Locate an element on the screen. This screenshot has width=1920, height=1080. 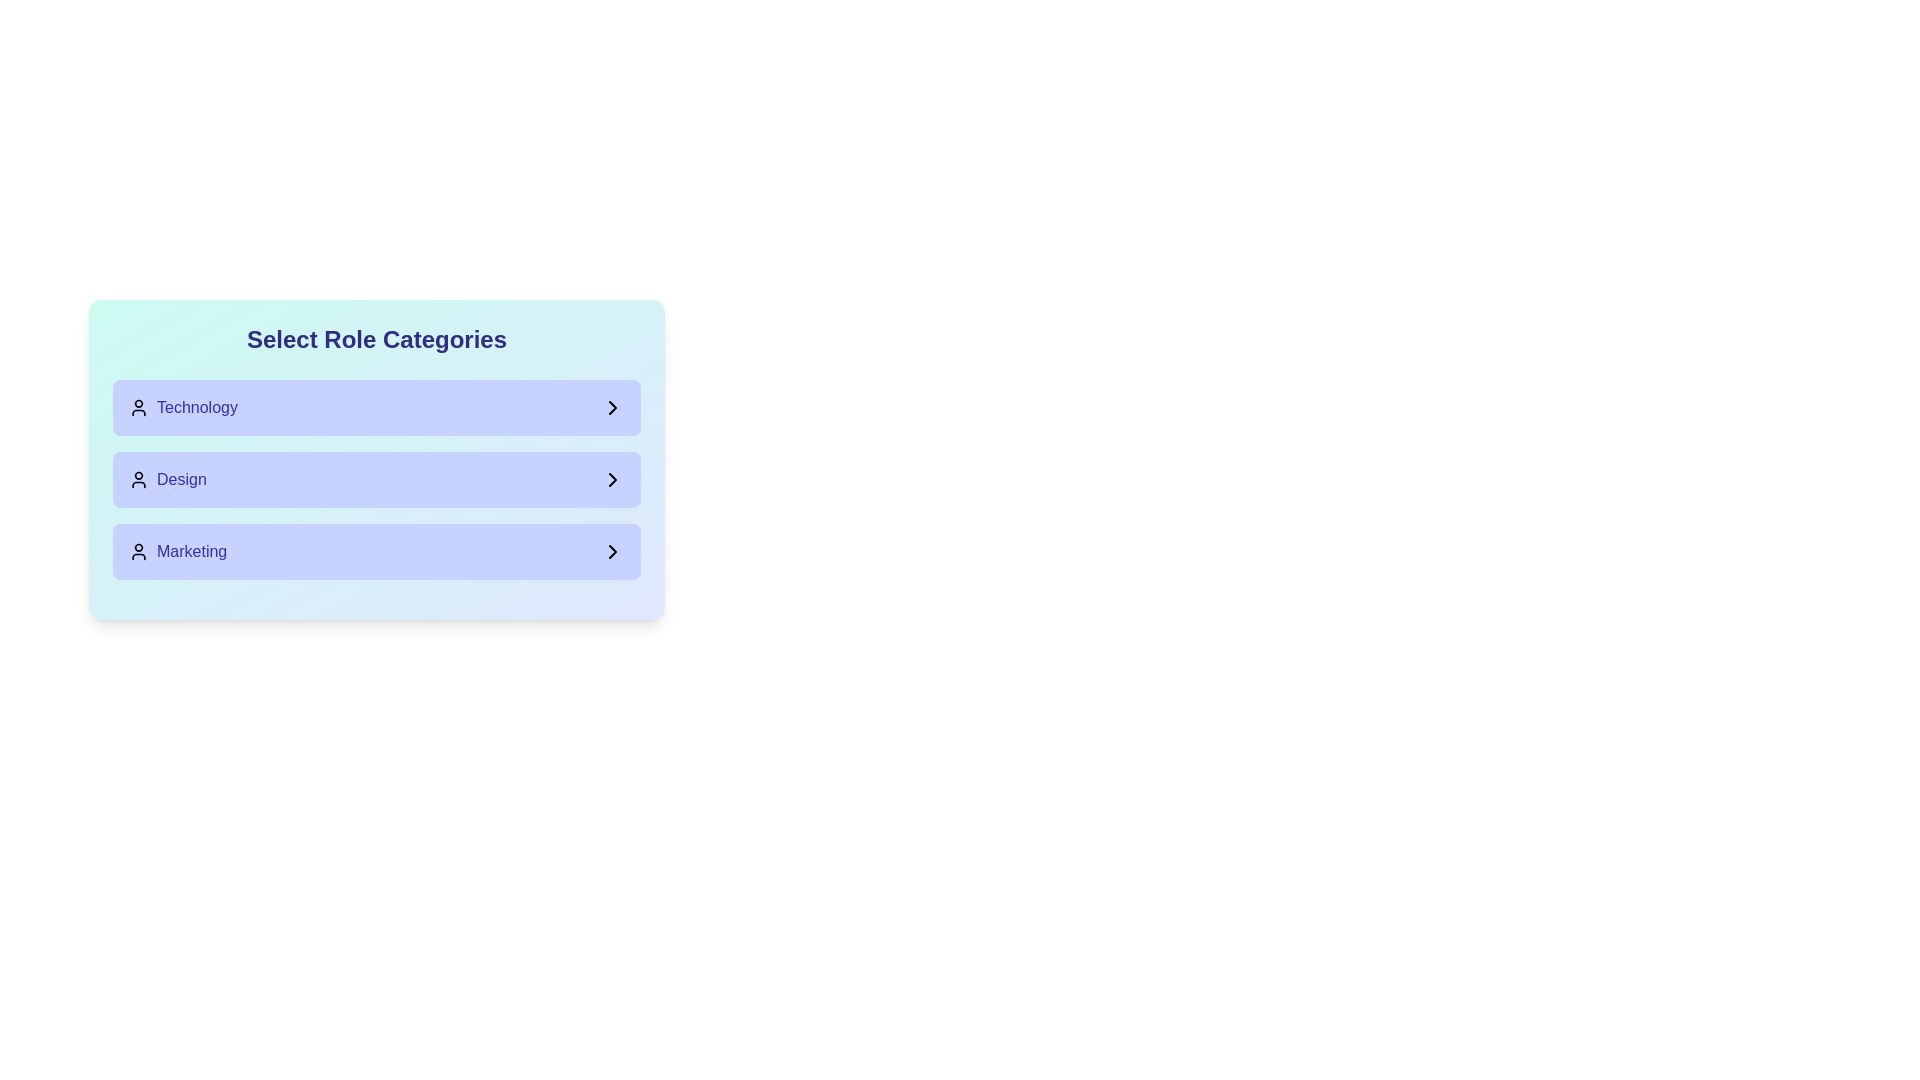
the 'Design' category button located in the middle of a vertically stacked group of entries within the 'Select Role Categories' panel using the keyboard is located at coordinates (377, 479).